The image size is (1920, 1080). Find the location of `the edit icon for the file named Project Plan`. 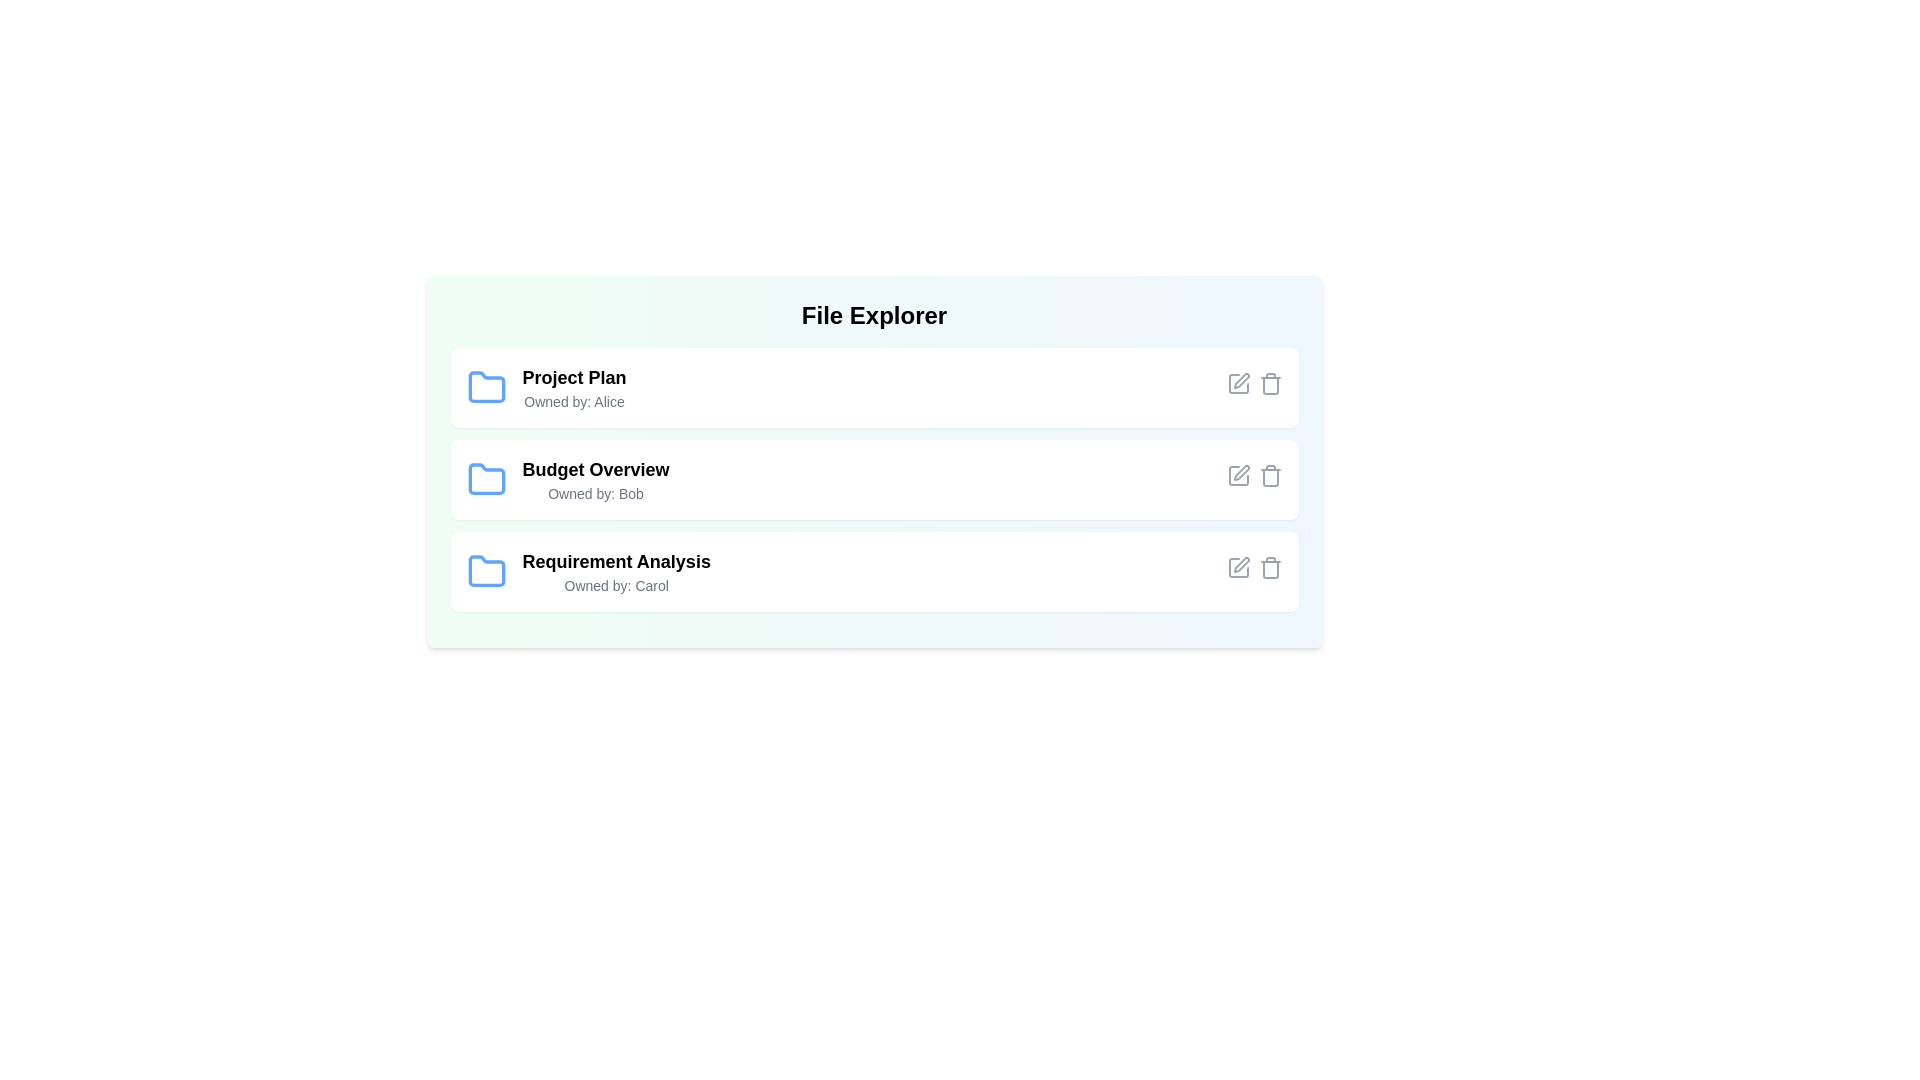

the edit icon for the file named Project Plan is located at coordinates (1237, 384).